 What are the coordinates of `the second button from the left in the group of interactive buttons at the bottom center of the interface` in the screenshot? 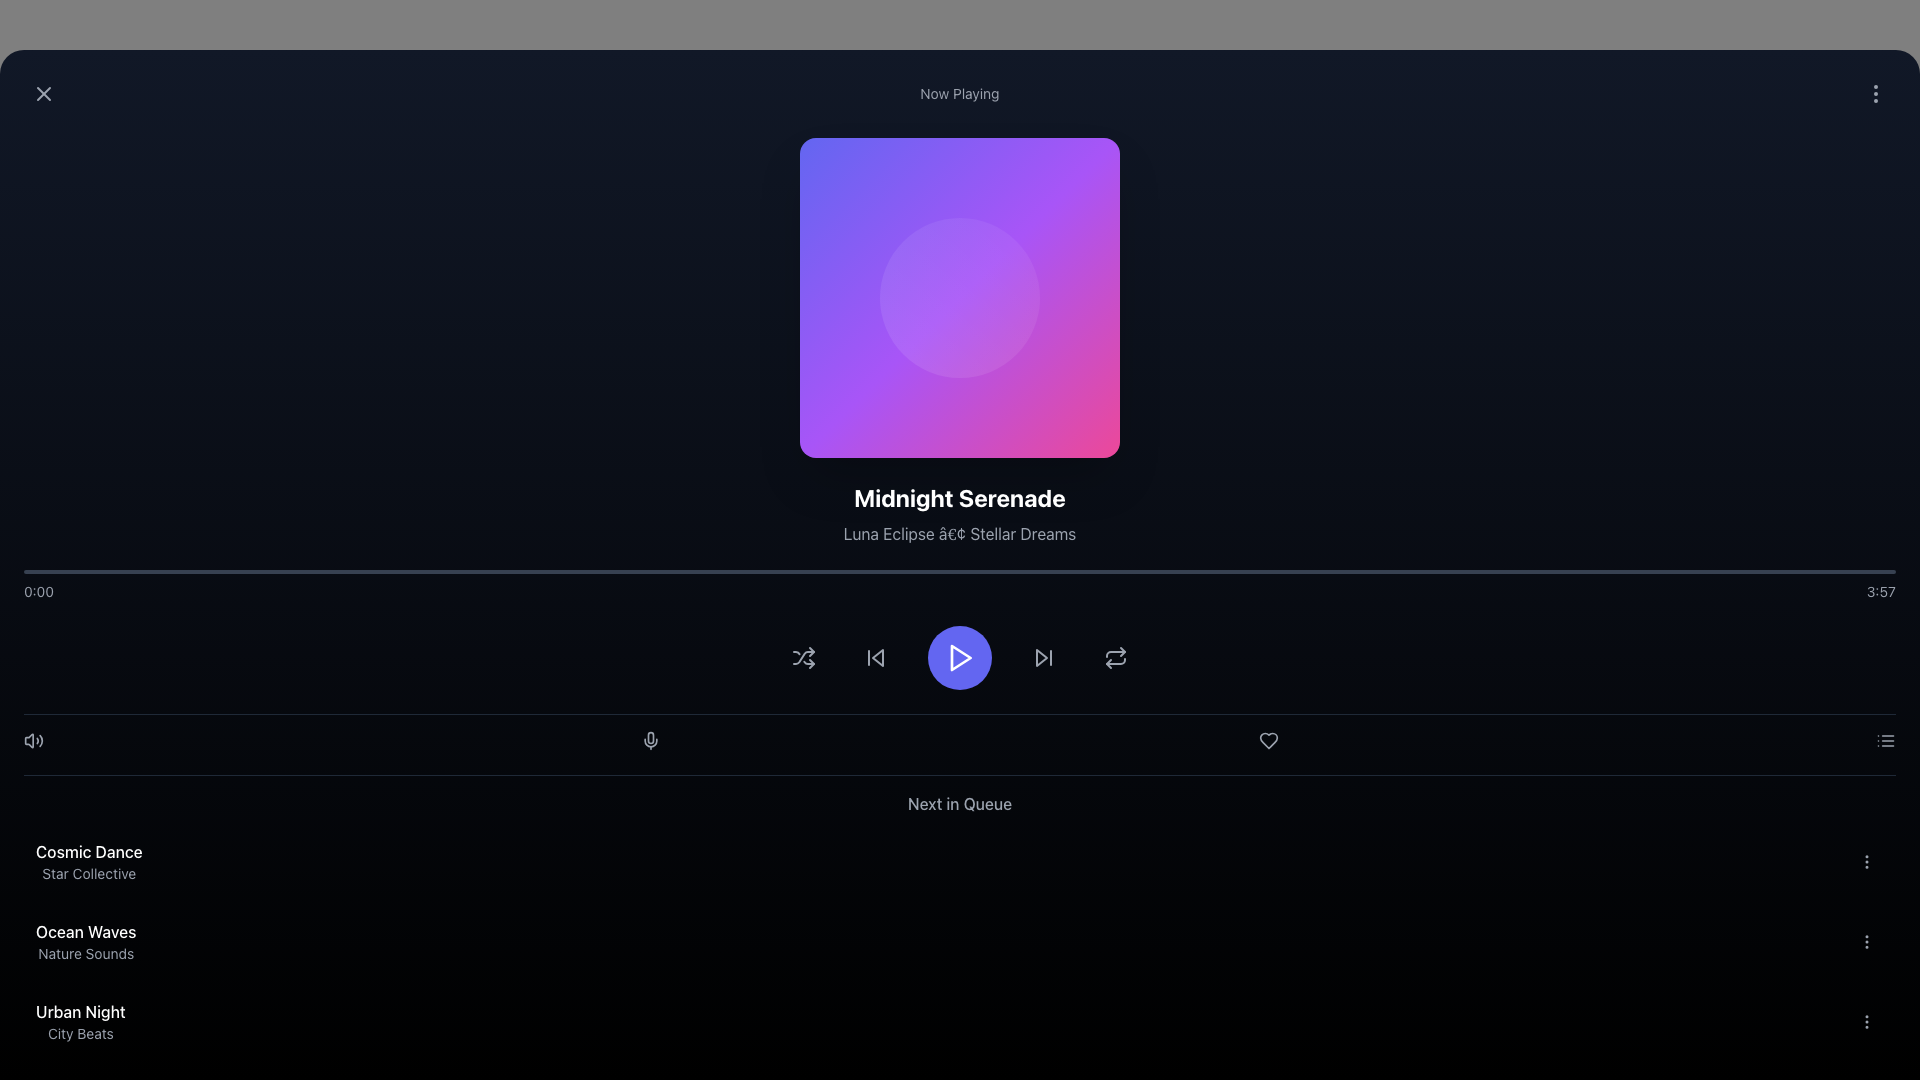 It's located at (875, 658).